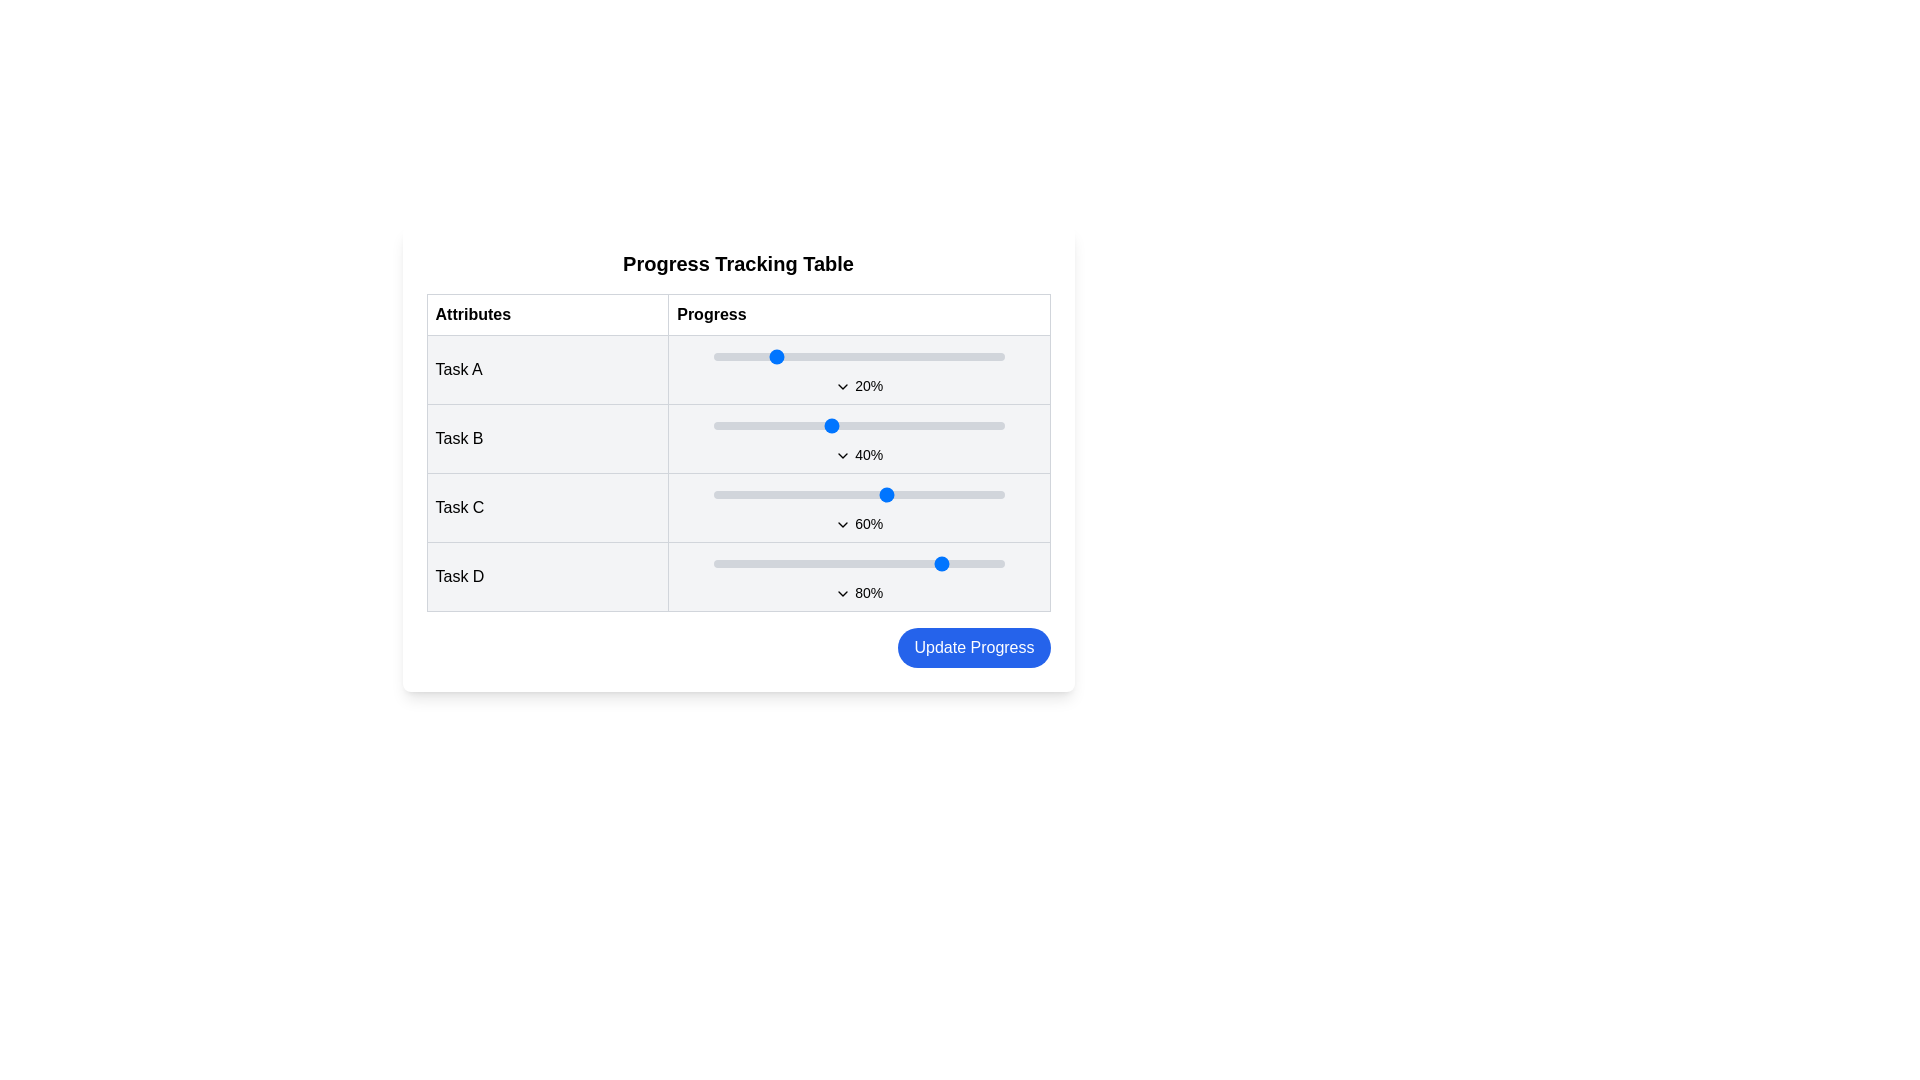 This screenshot has height=1080, width=1920. What do you see at coordinates (749, 356) in the screenshot?
I see `the slider value` at bounding box center [749, 356].